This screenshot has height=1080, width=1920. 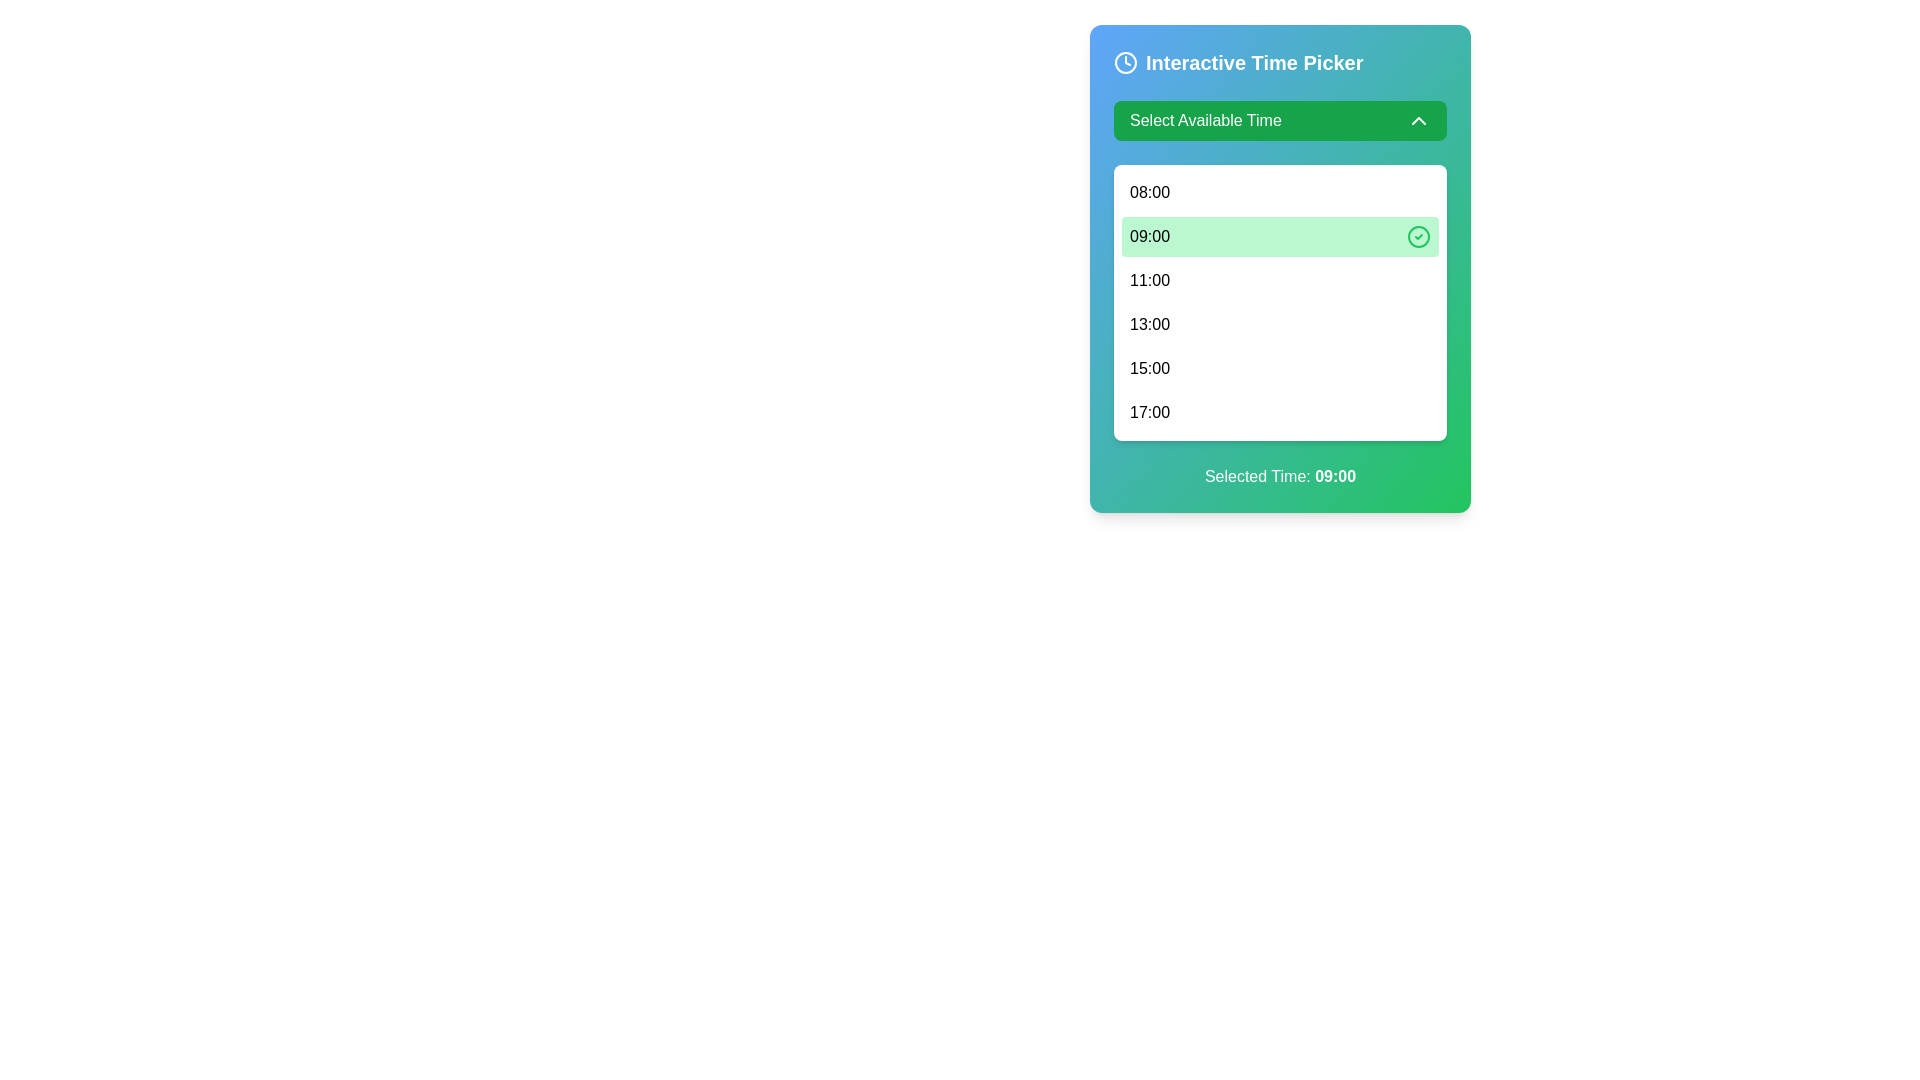 What do you see at coordinates (1150, 235) in the screenshot?
I see `the Text display that indicates the selected time option under the 'Select Available Time' dropdown` at bounding box center [1150, 235].